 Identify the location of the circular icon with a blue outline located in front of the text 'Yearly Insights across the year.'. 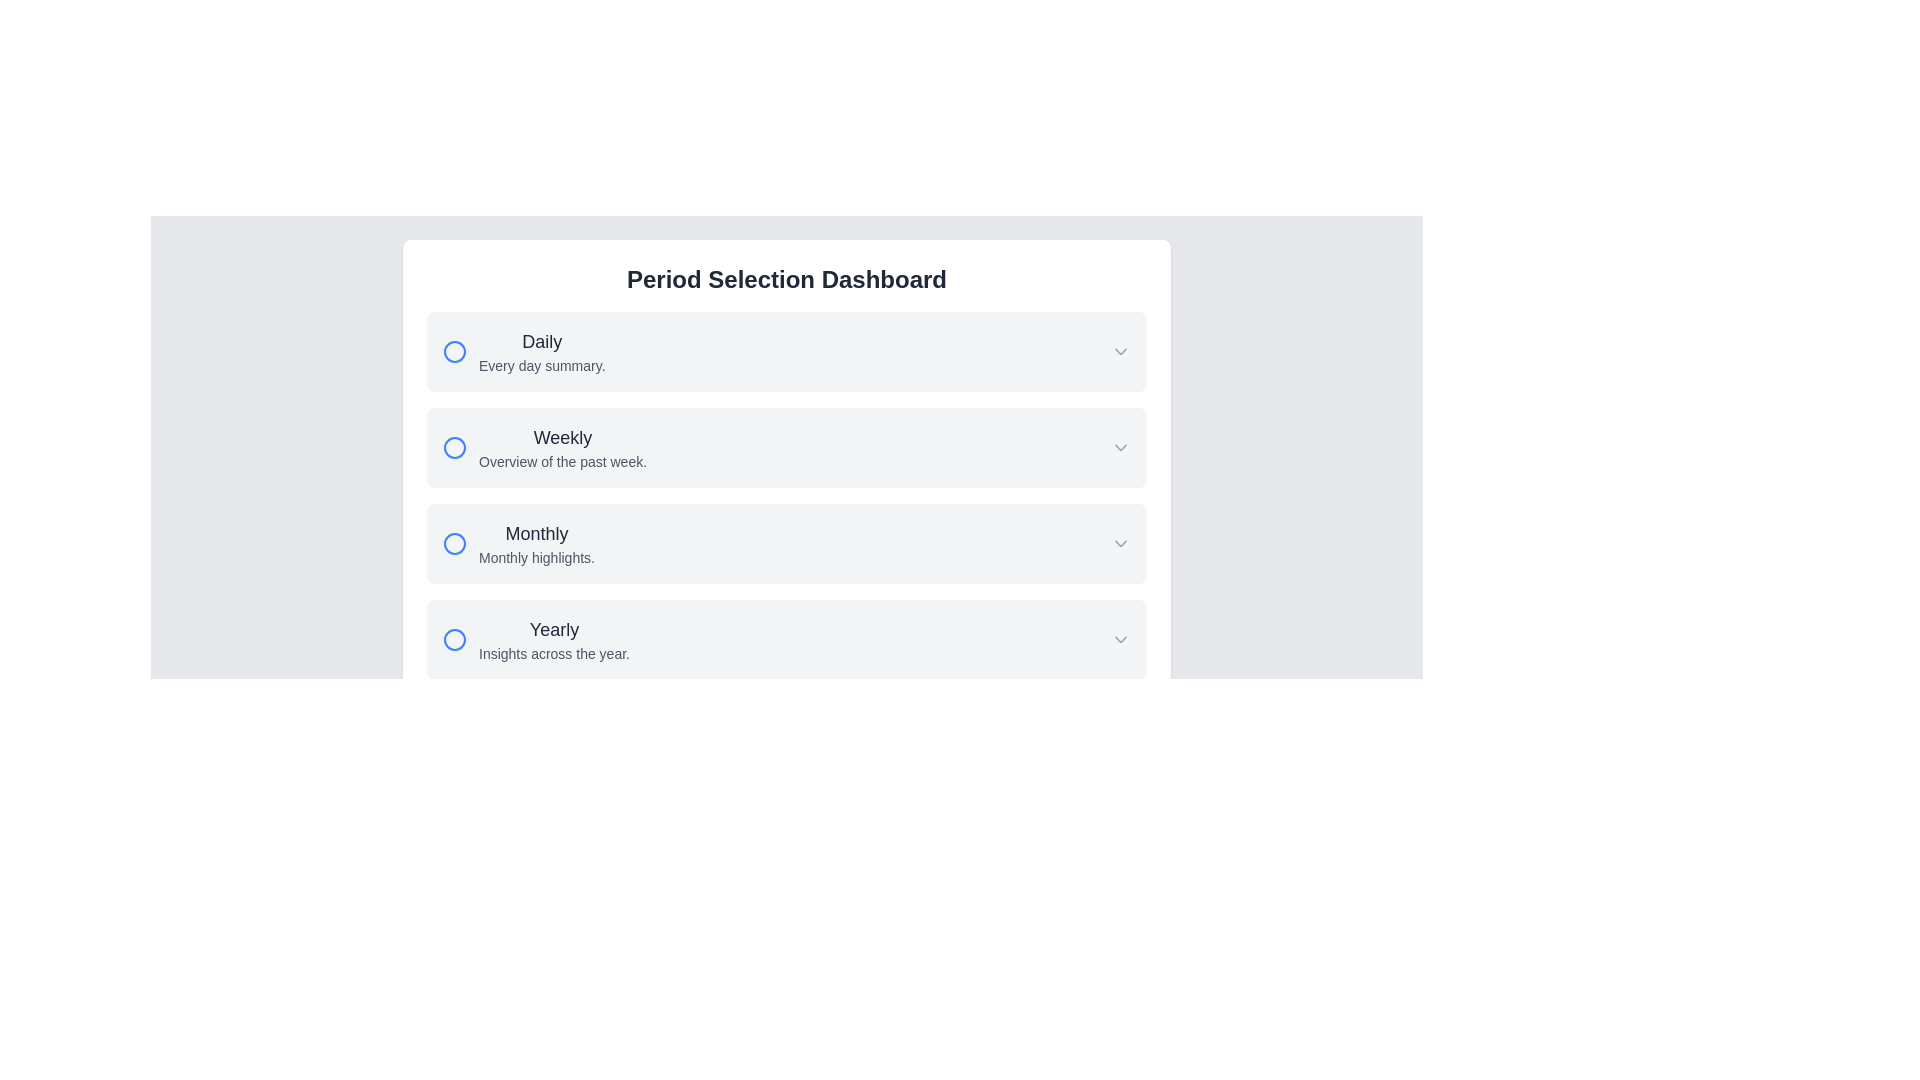
(454, 640).